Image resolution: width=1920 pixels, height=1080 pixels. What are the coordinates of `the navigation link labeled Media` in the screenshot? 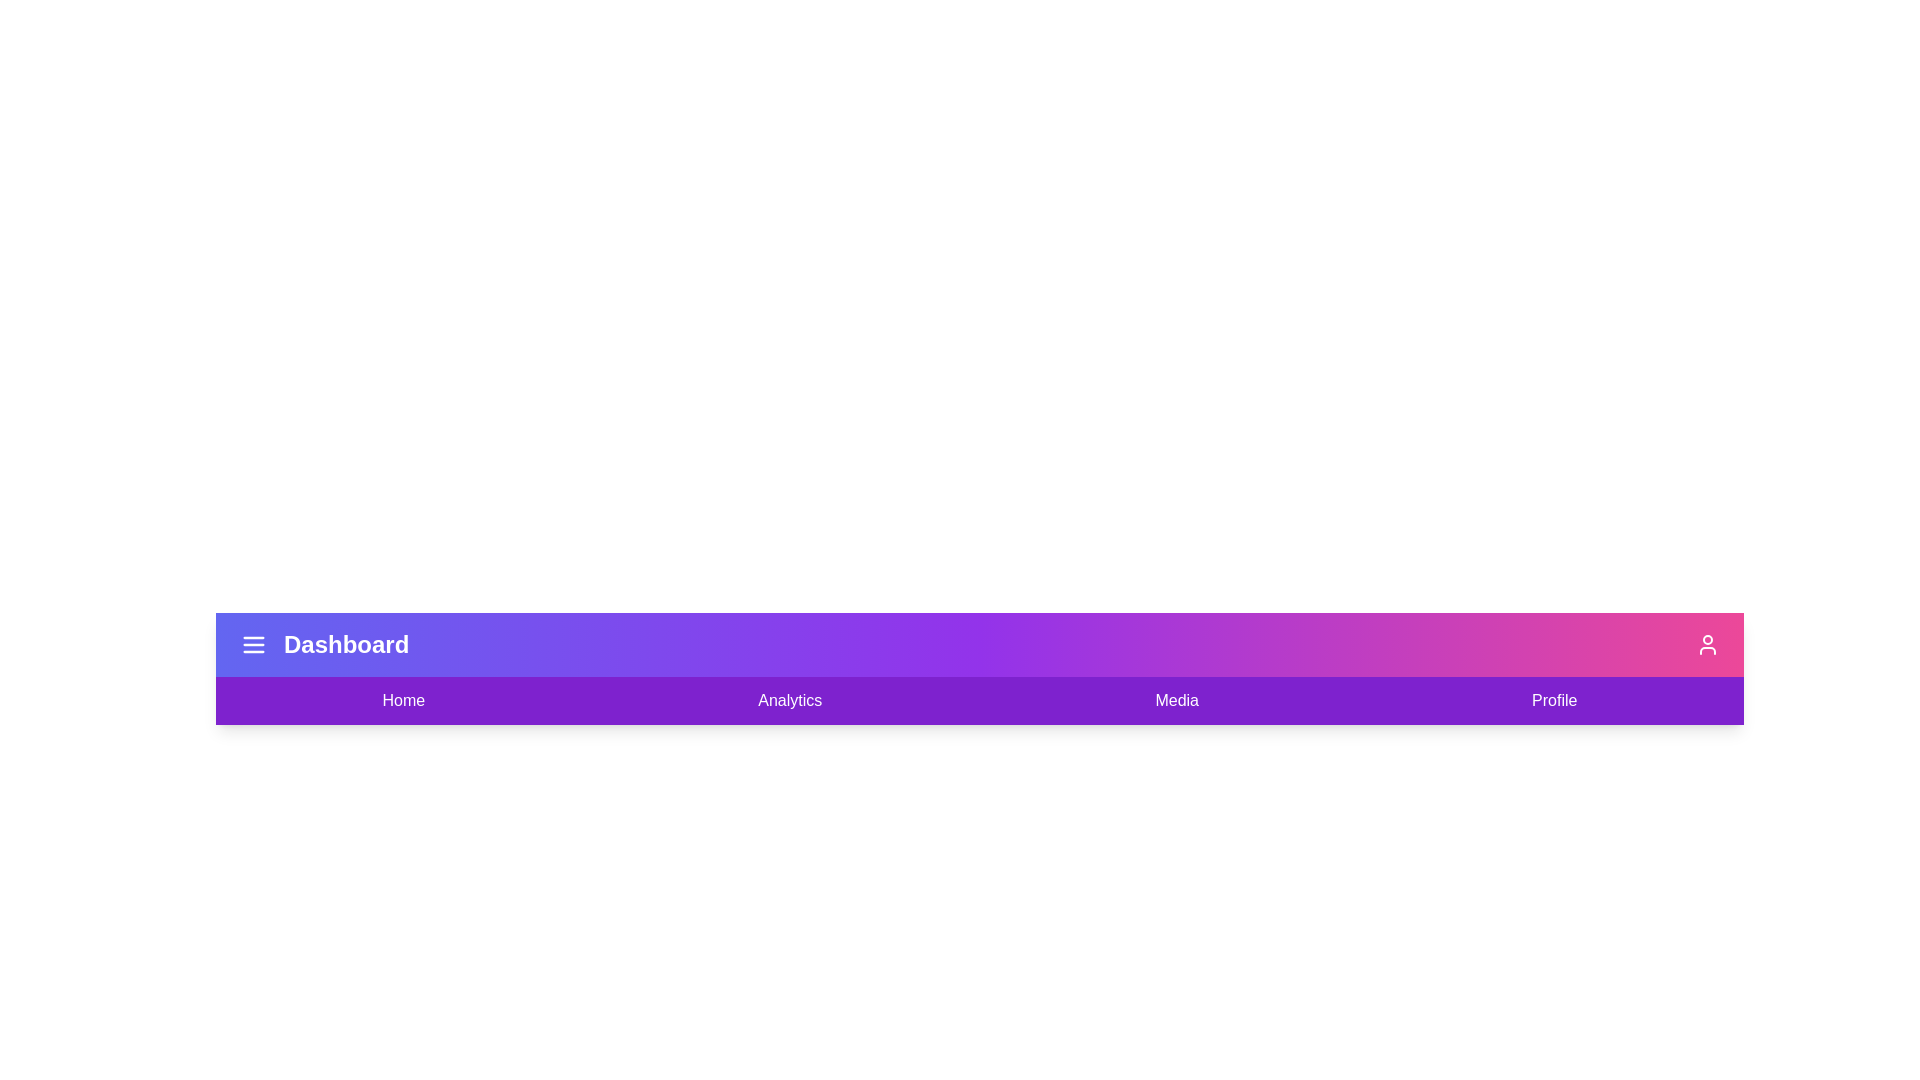 It's located at (1177, 700).